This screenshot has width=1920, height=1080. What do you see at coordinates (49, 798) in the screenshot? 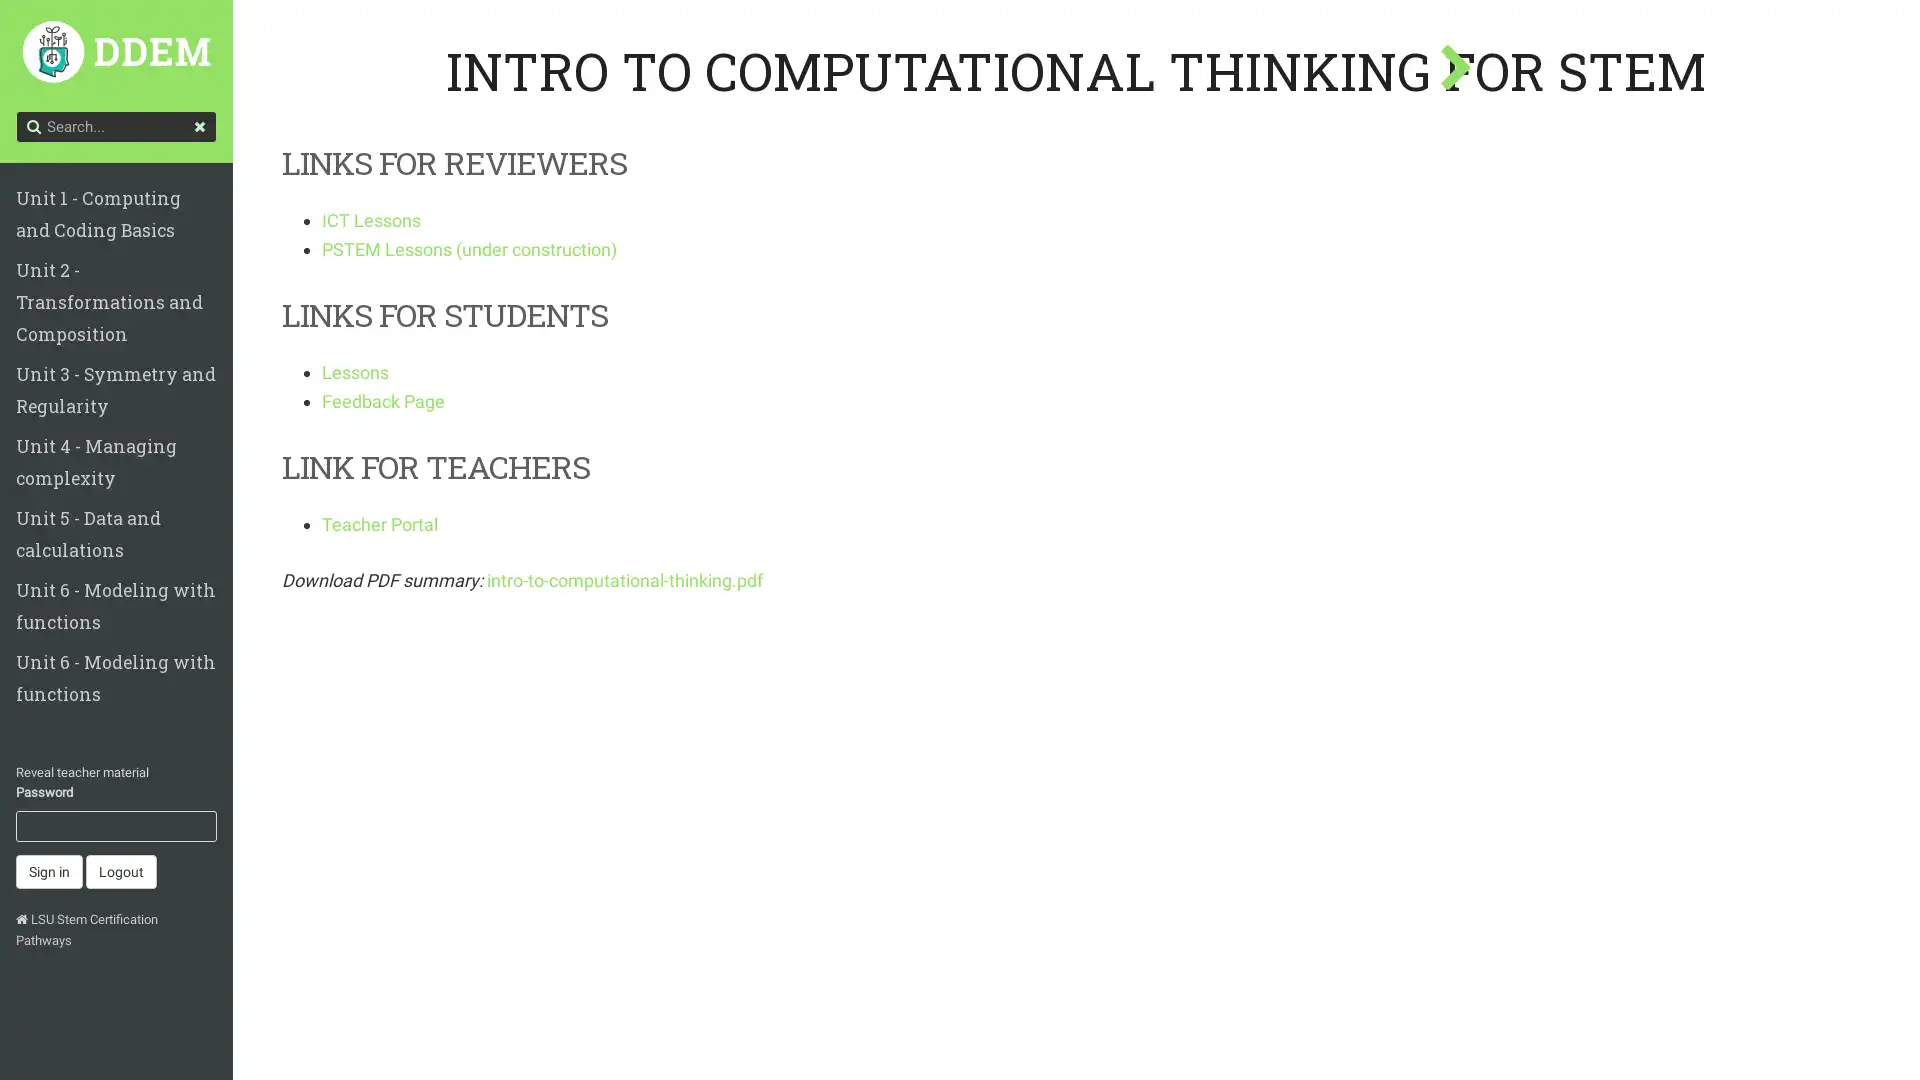
I see `Sign in` at bounding box center [49, 798].